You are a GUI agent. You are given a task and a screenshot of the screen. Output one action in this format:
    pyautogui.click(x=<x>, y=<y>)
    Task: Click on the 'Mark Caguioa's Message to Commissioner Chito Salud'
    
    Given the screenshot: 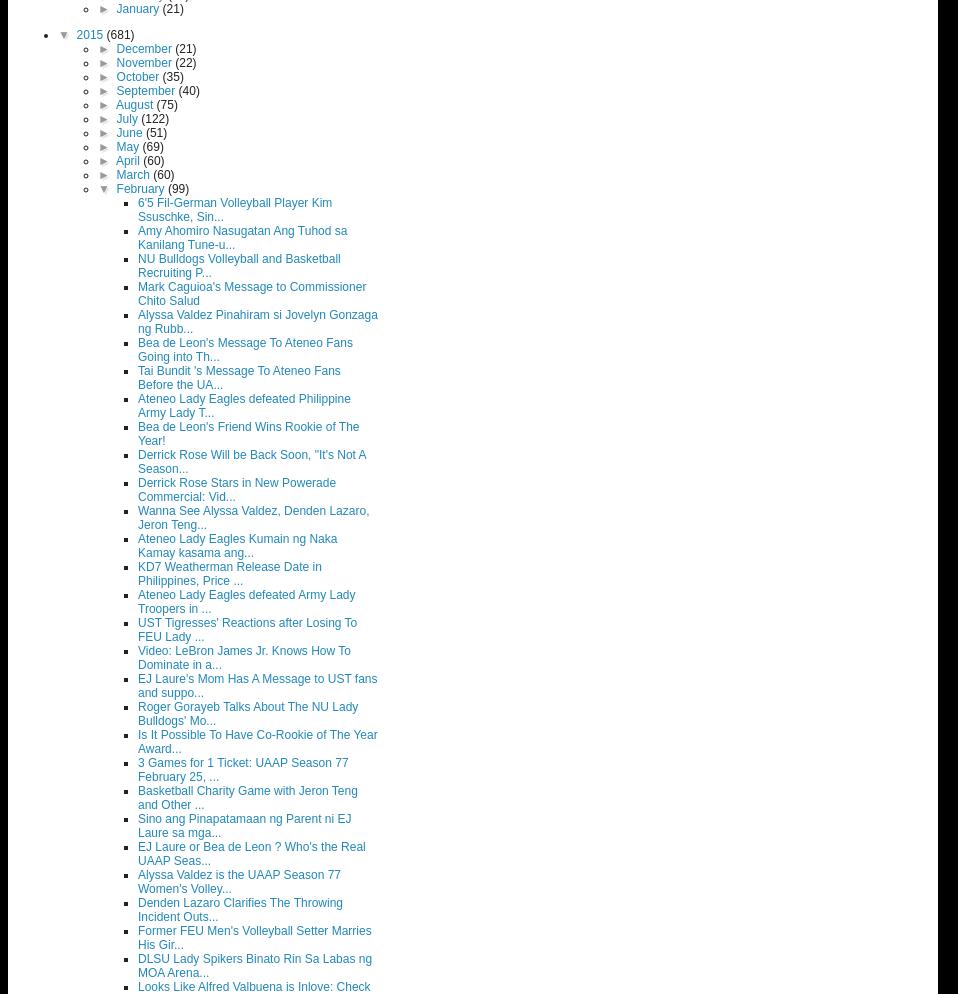 What is the action you would take?
    pyautogui.click(x=251, y=294)
    